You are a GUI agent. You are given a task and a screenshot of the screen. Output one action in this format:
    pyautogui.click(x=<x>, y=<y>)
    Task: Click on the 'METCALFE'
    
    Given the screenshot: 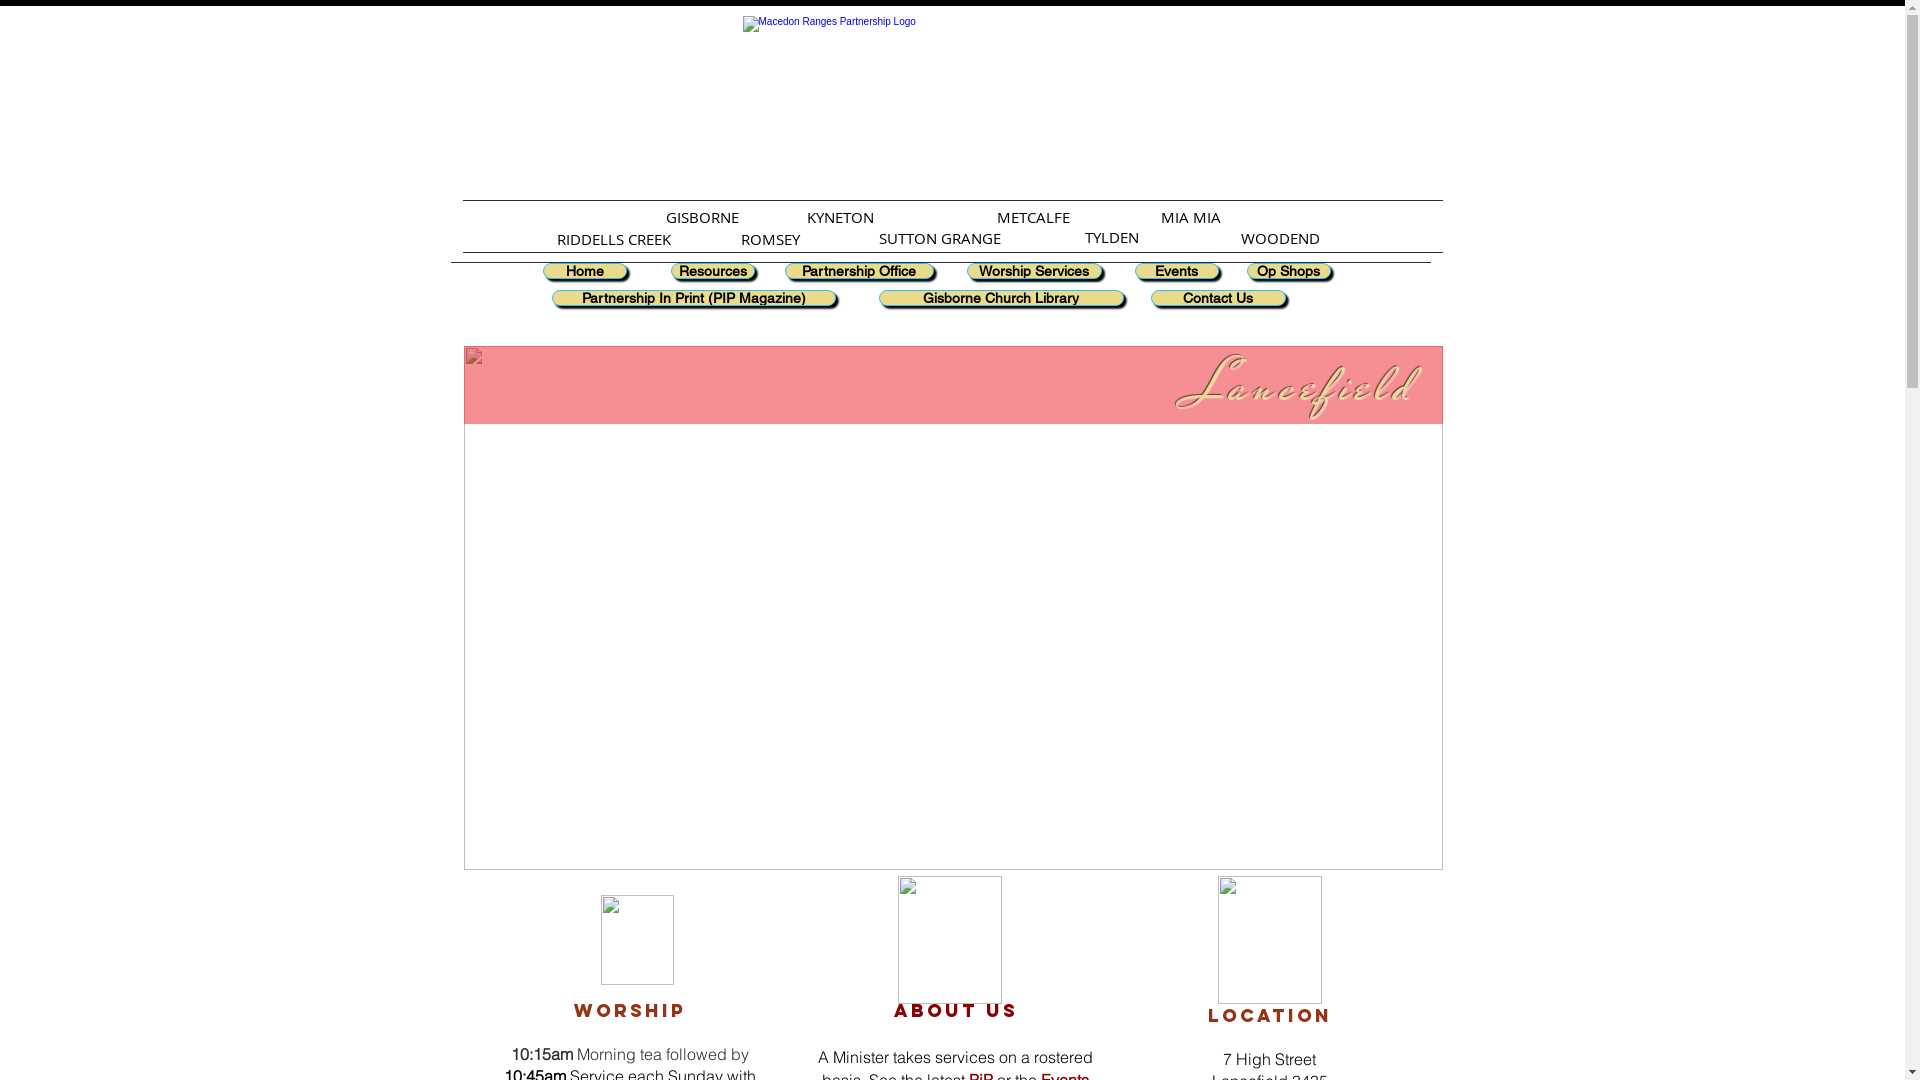 What is the action you would take?
    pyautogui.click(x=997, y=216)
    